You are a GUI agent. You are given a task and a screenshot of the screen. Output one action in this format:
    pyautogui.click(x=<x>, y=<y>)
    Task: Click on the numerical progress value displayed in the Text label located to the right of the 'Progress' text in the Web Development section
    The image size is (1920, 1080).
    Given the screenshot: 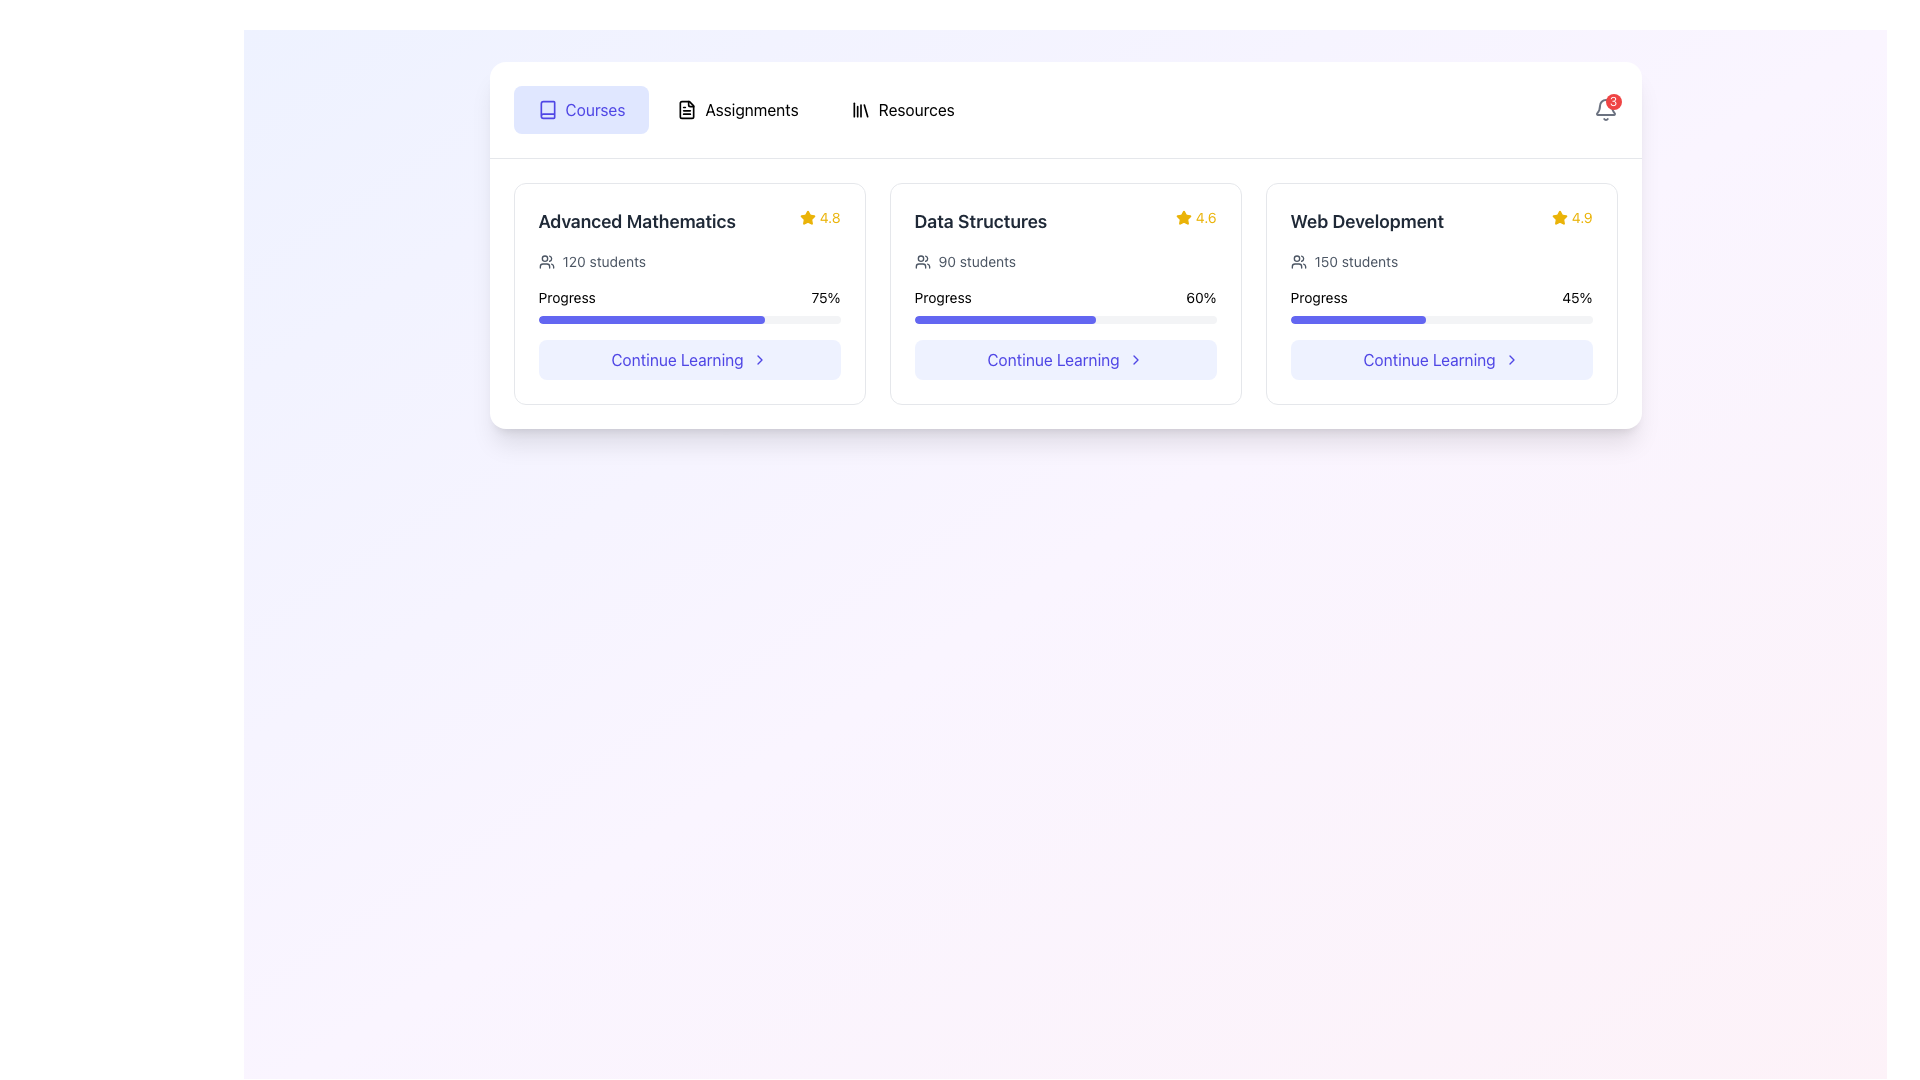 What is the action you would take?
    pyautogui.click(x=1576, y=297)
    